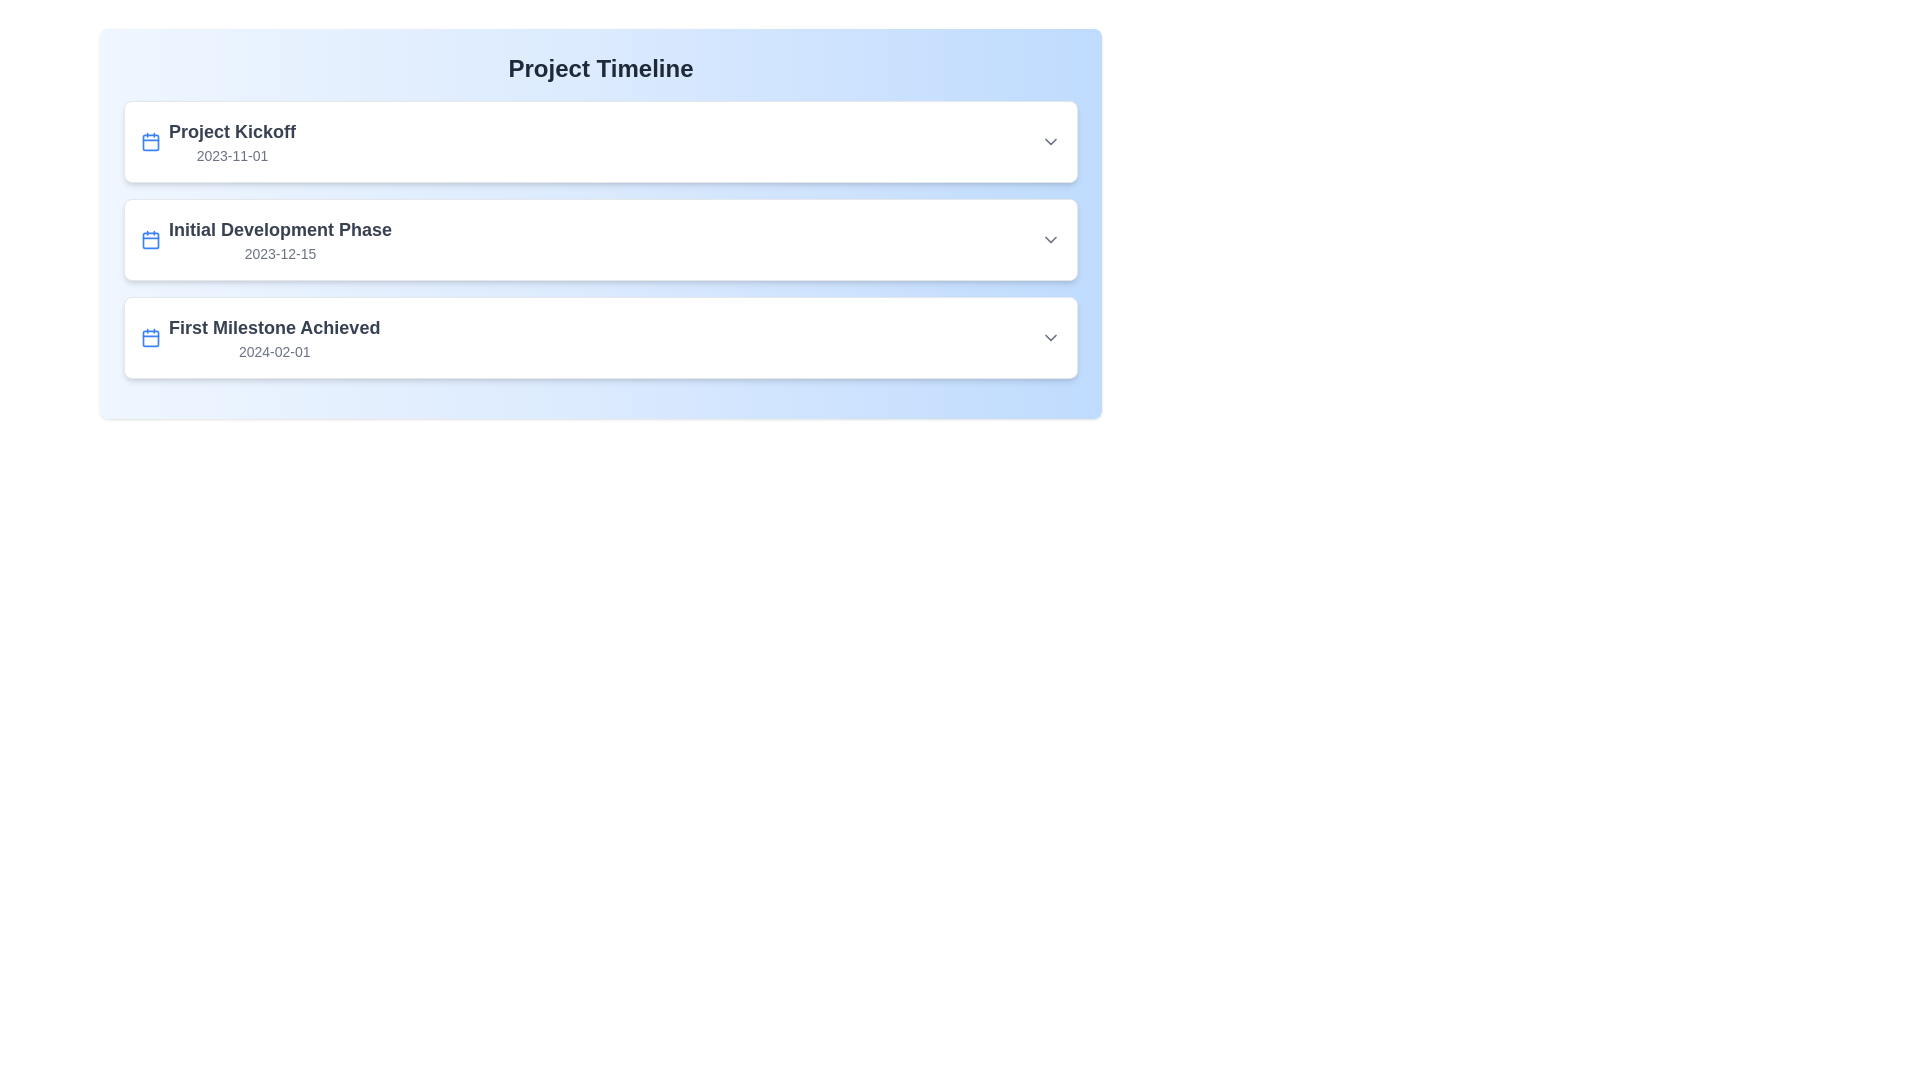  I want to click on text element displaying 'Initial Development Phase' and the date '2023-12-15', which is the second item in a vertical list of three elements, so click(279, 238).